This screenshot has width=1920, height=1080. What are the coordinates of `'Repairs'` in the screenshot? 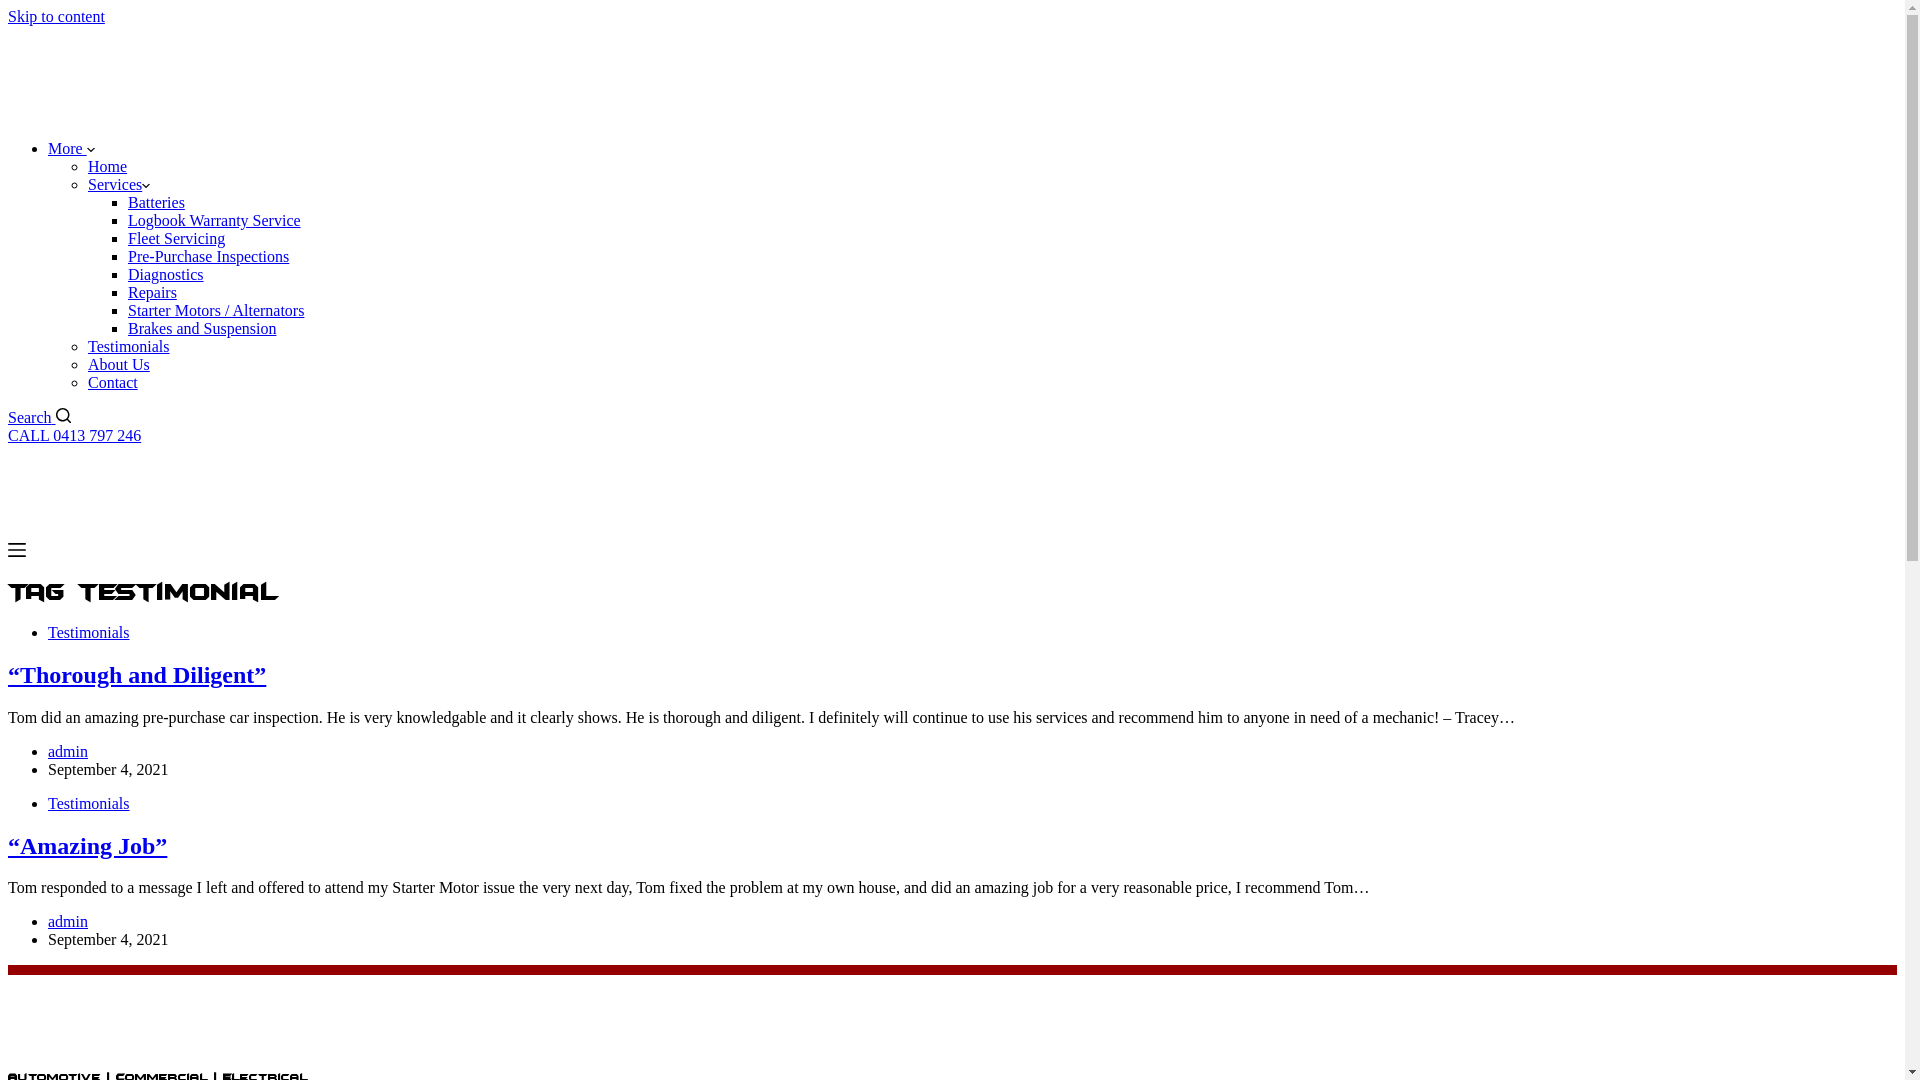 It's located at (151, 292).